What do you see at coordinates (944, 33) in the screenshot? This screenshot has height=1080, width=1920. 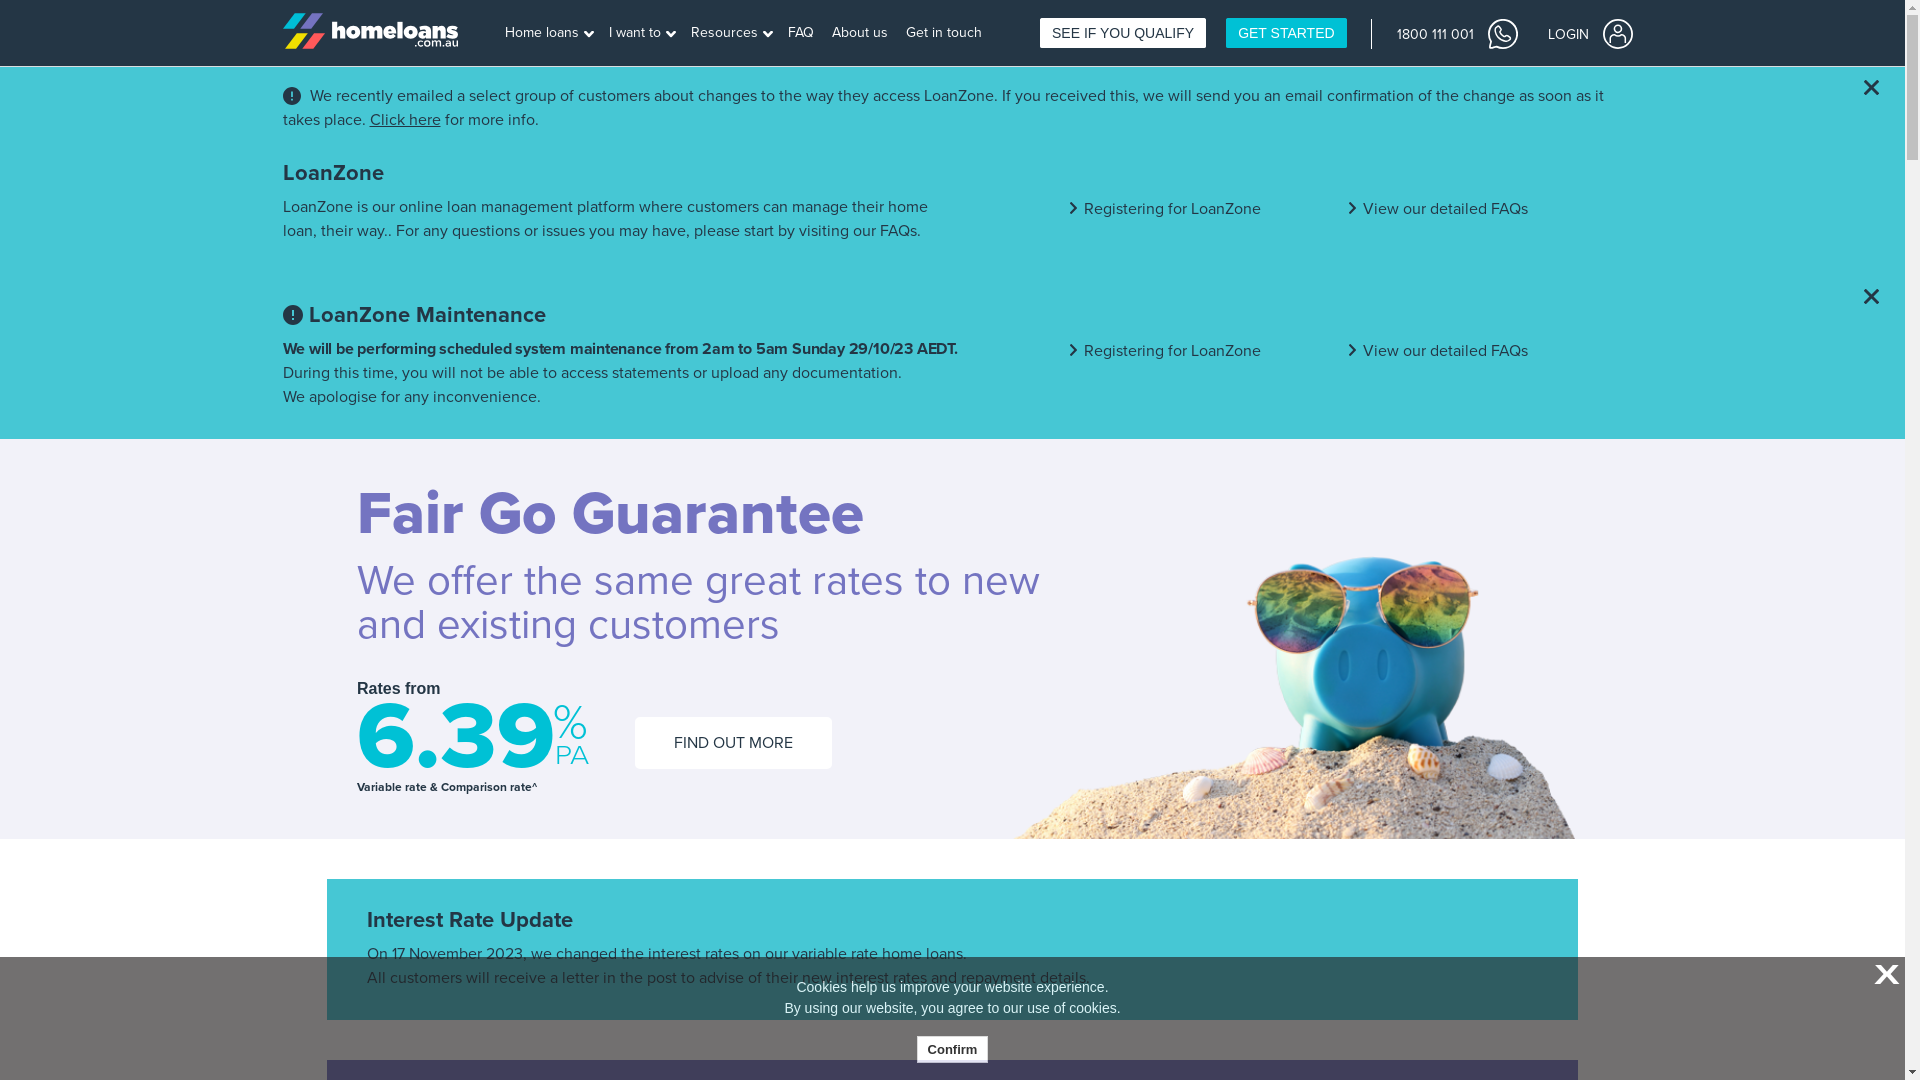 I see `'Get in touch'` at bounding box center [944, 33].